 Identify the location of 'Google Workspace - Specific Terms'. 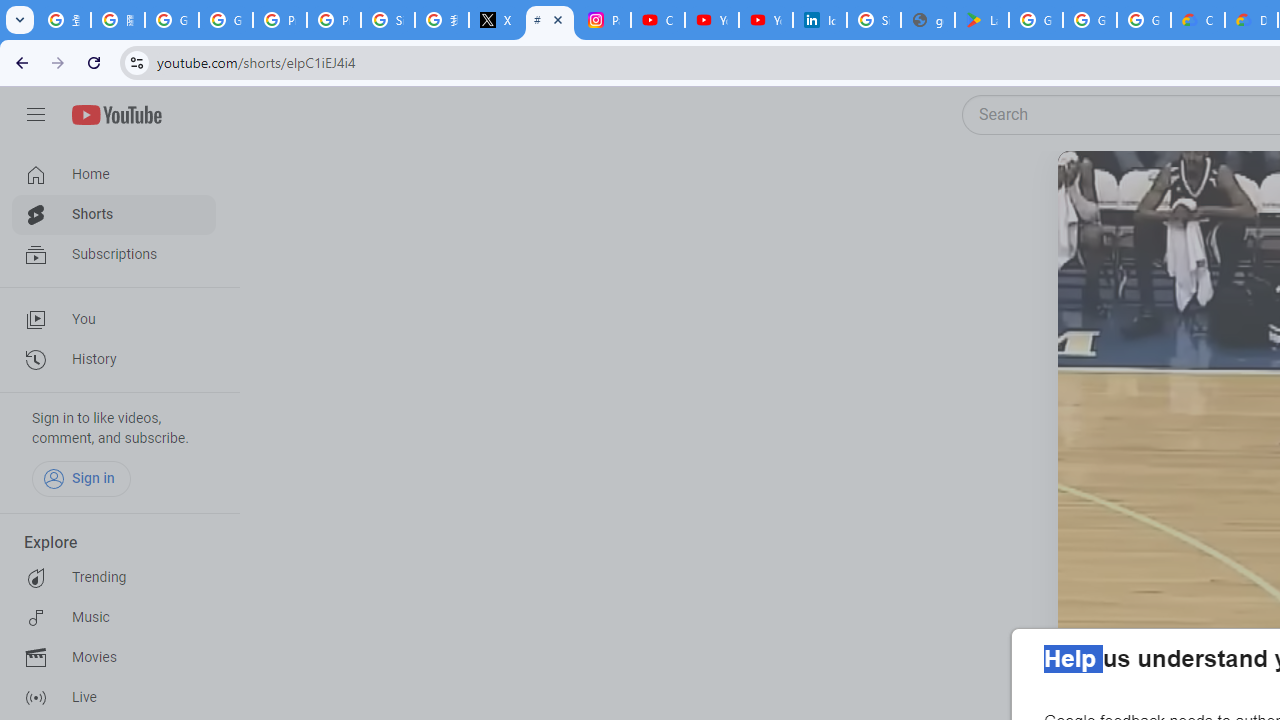
(1088, 20).